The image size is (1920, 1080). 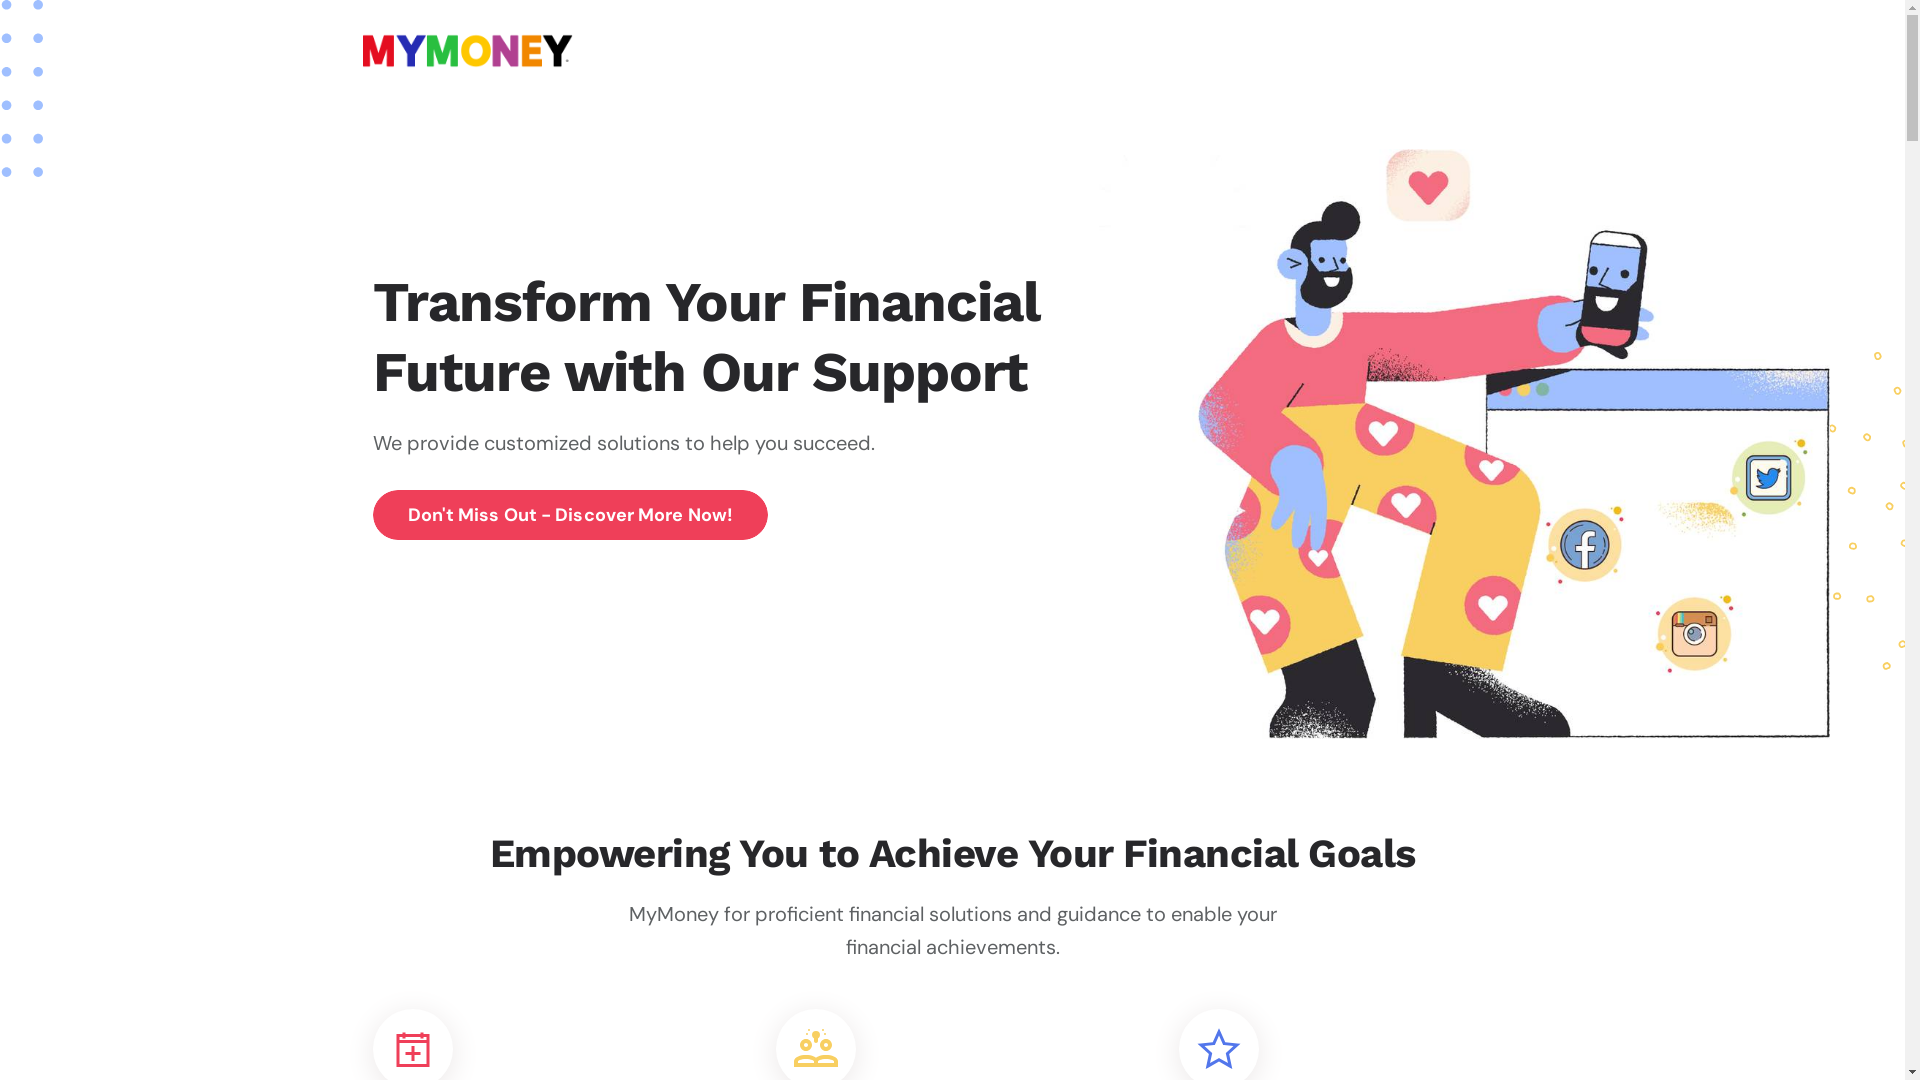 I want to click on 'Don'T Miss Out - Discover More Now!', so click(x=570, y=514).